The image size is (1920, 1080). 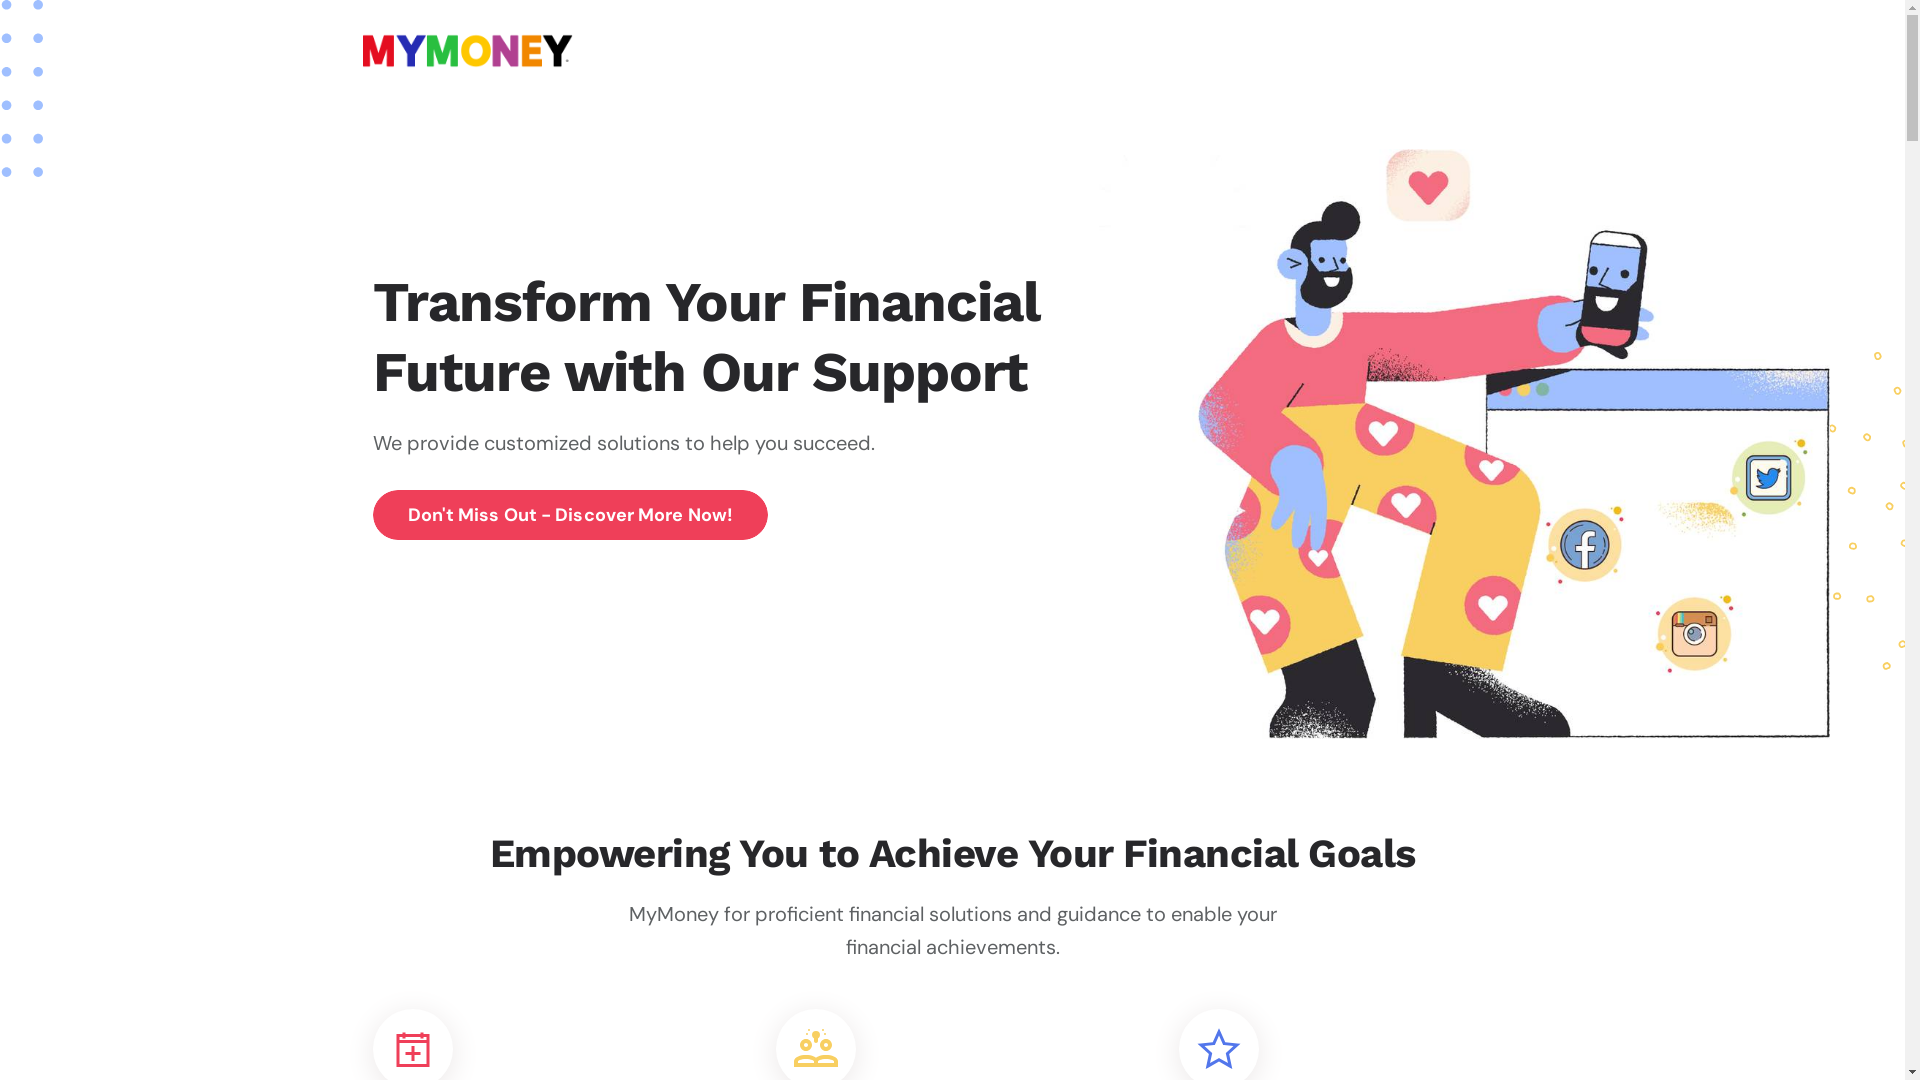 I want to click on 'Don'T Miss Out - Discover More Now!', so click(x=570, y=514).